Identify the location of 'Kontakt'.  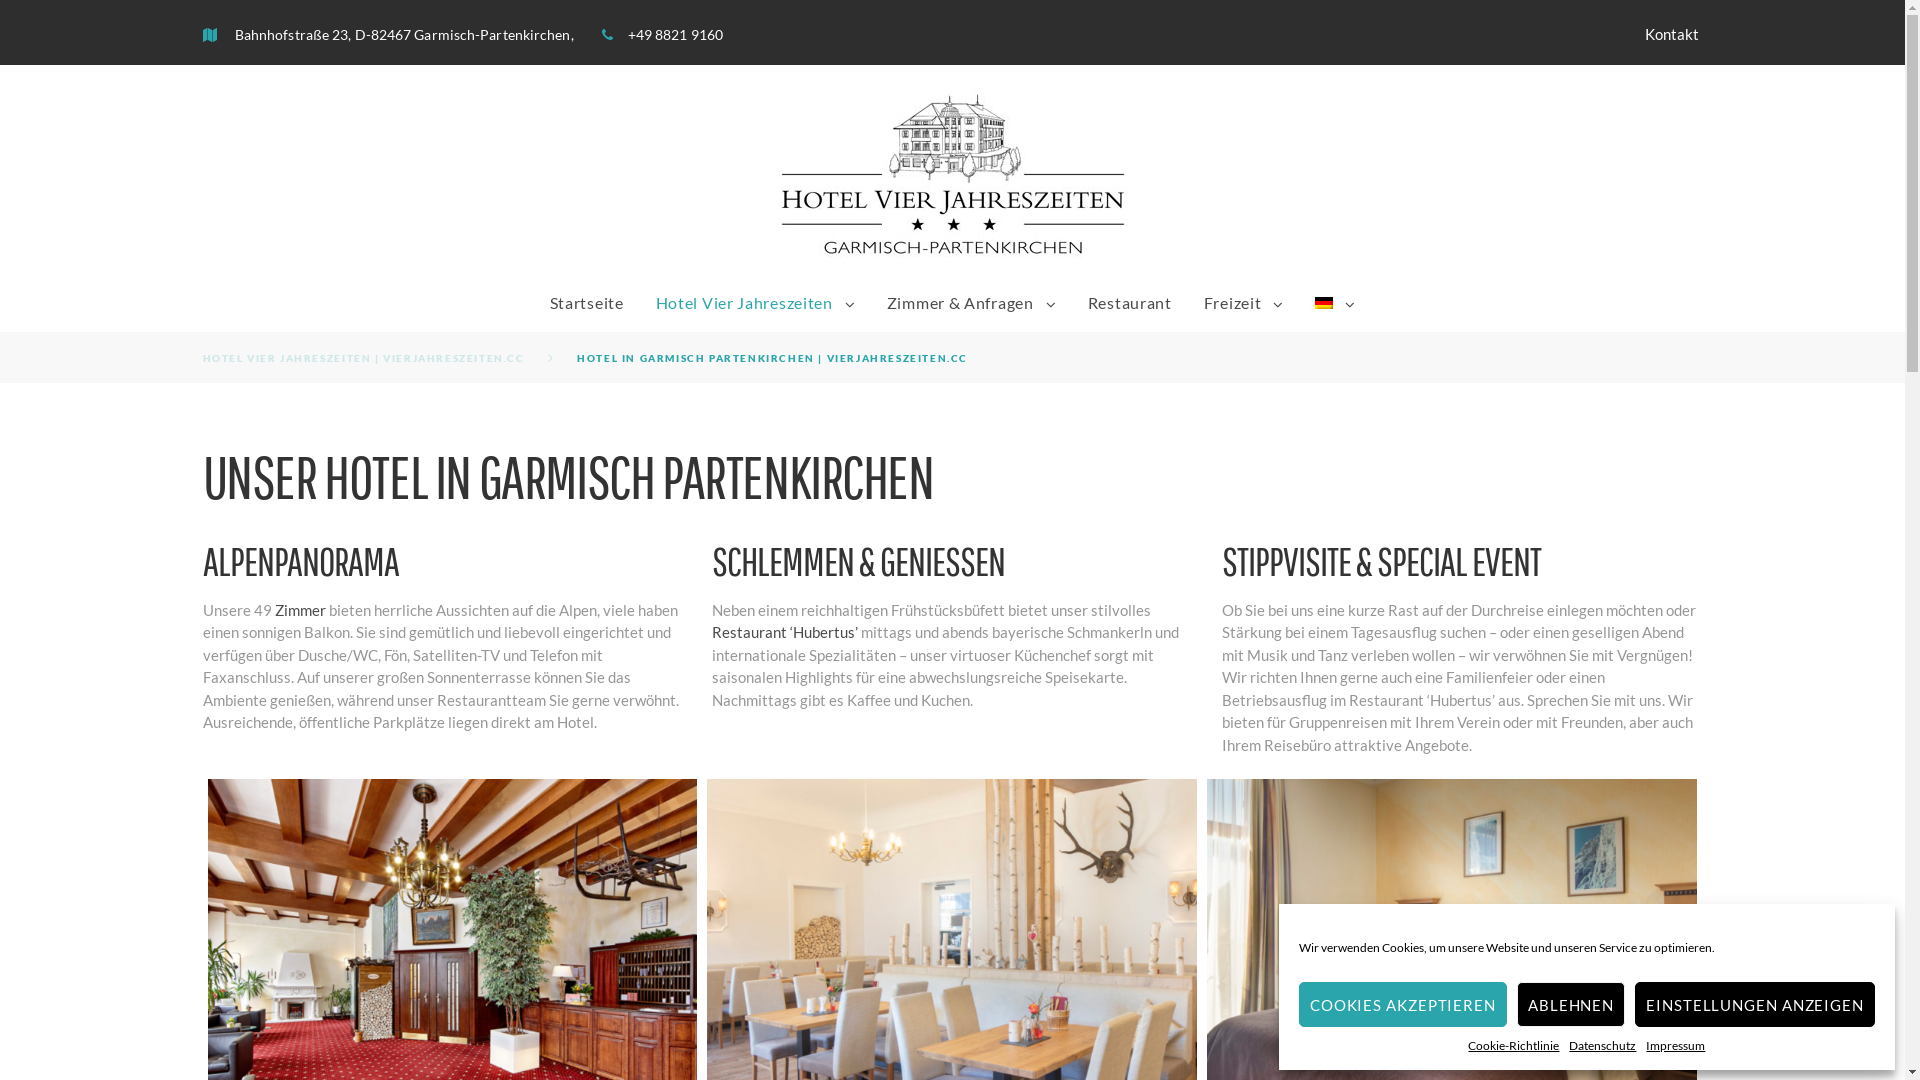
(1671, 34).